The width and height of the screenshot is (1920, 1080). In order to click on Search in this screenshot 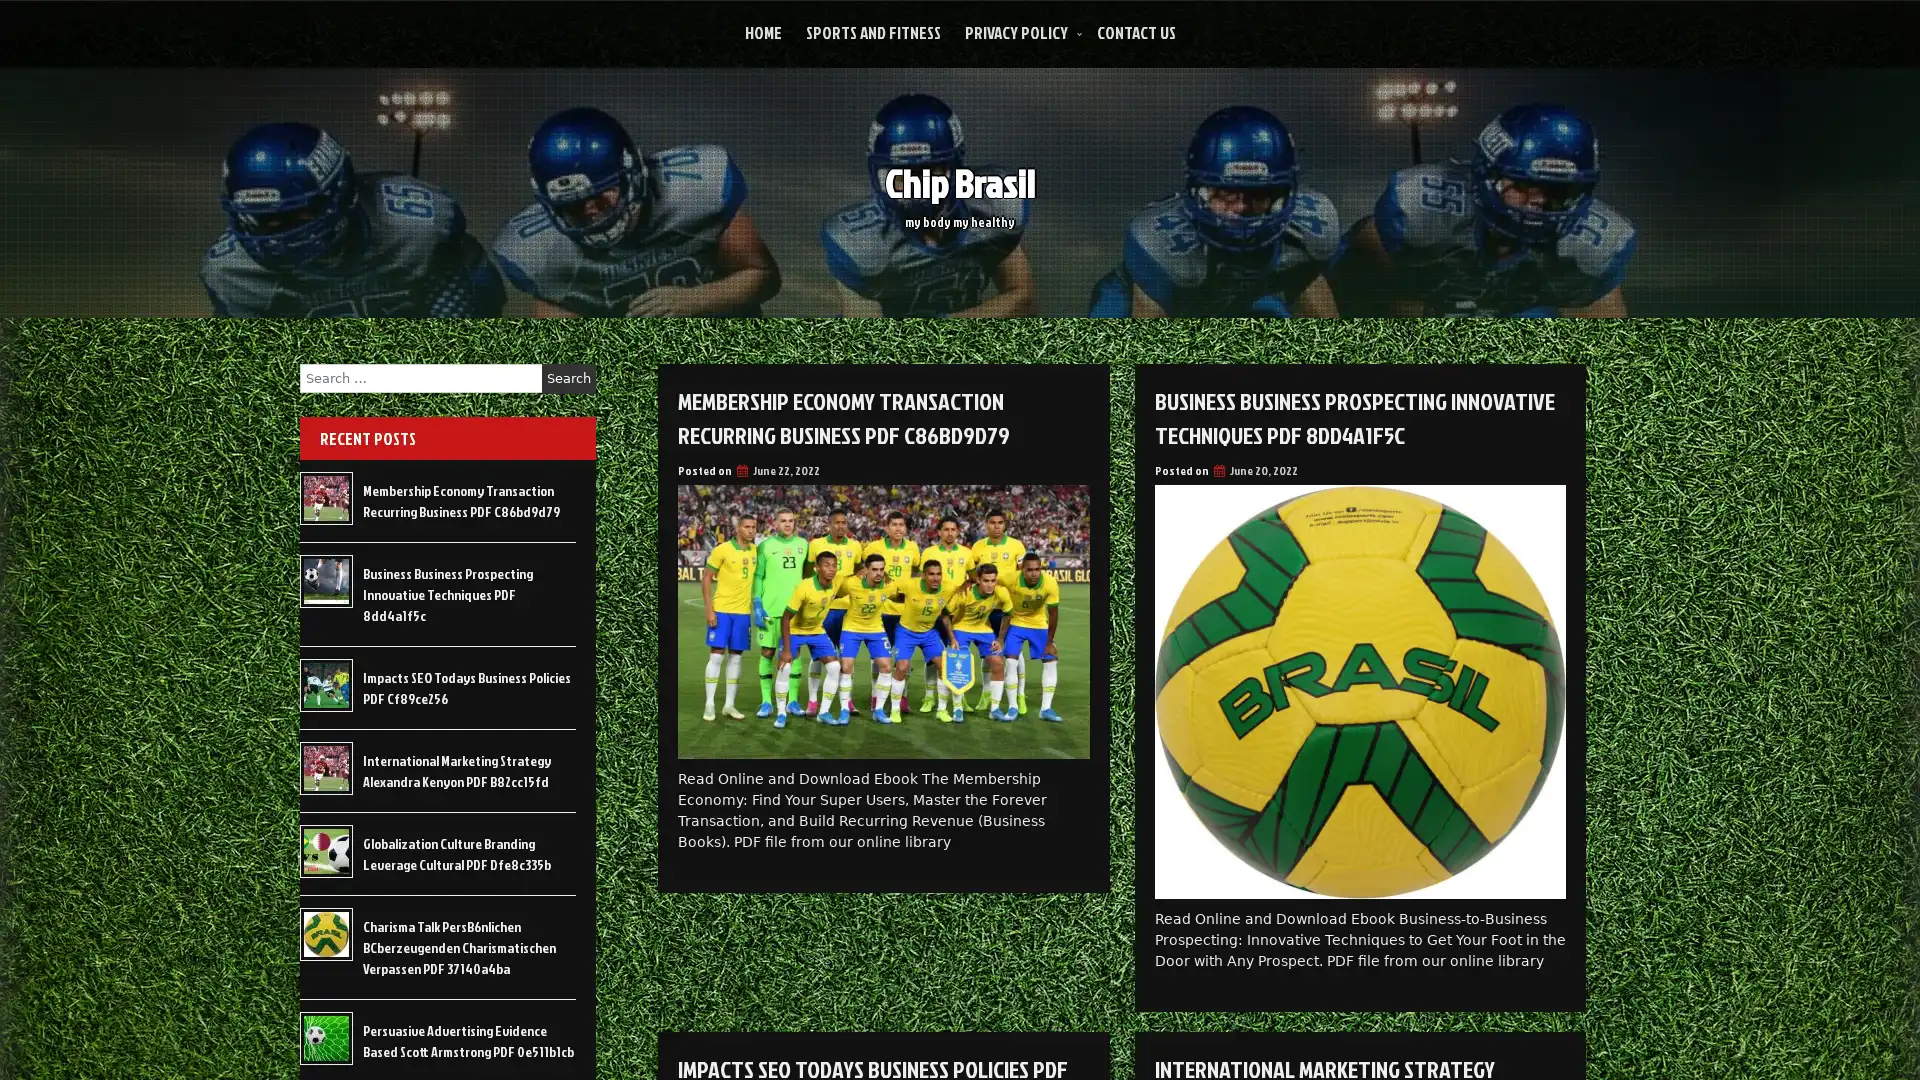, I will do `click(568, 378)`.